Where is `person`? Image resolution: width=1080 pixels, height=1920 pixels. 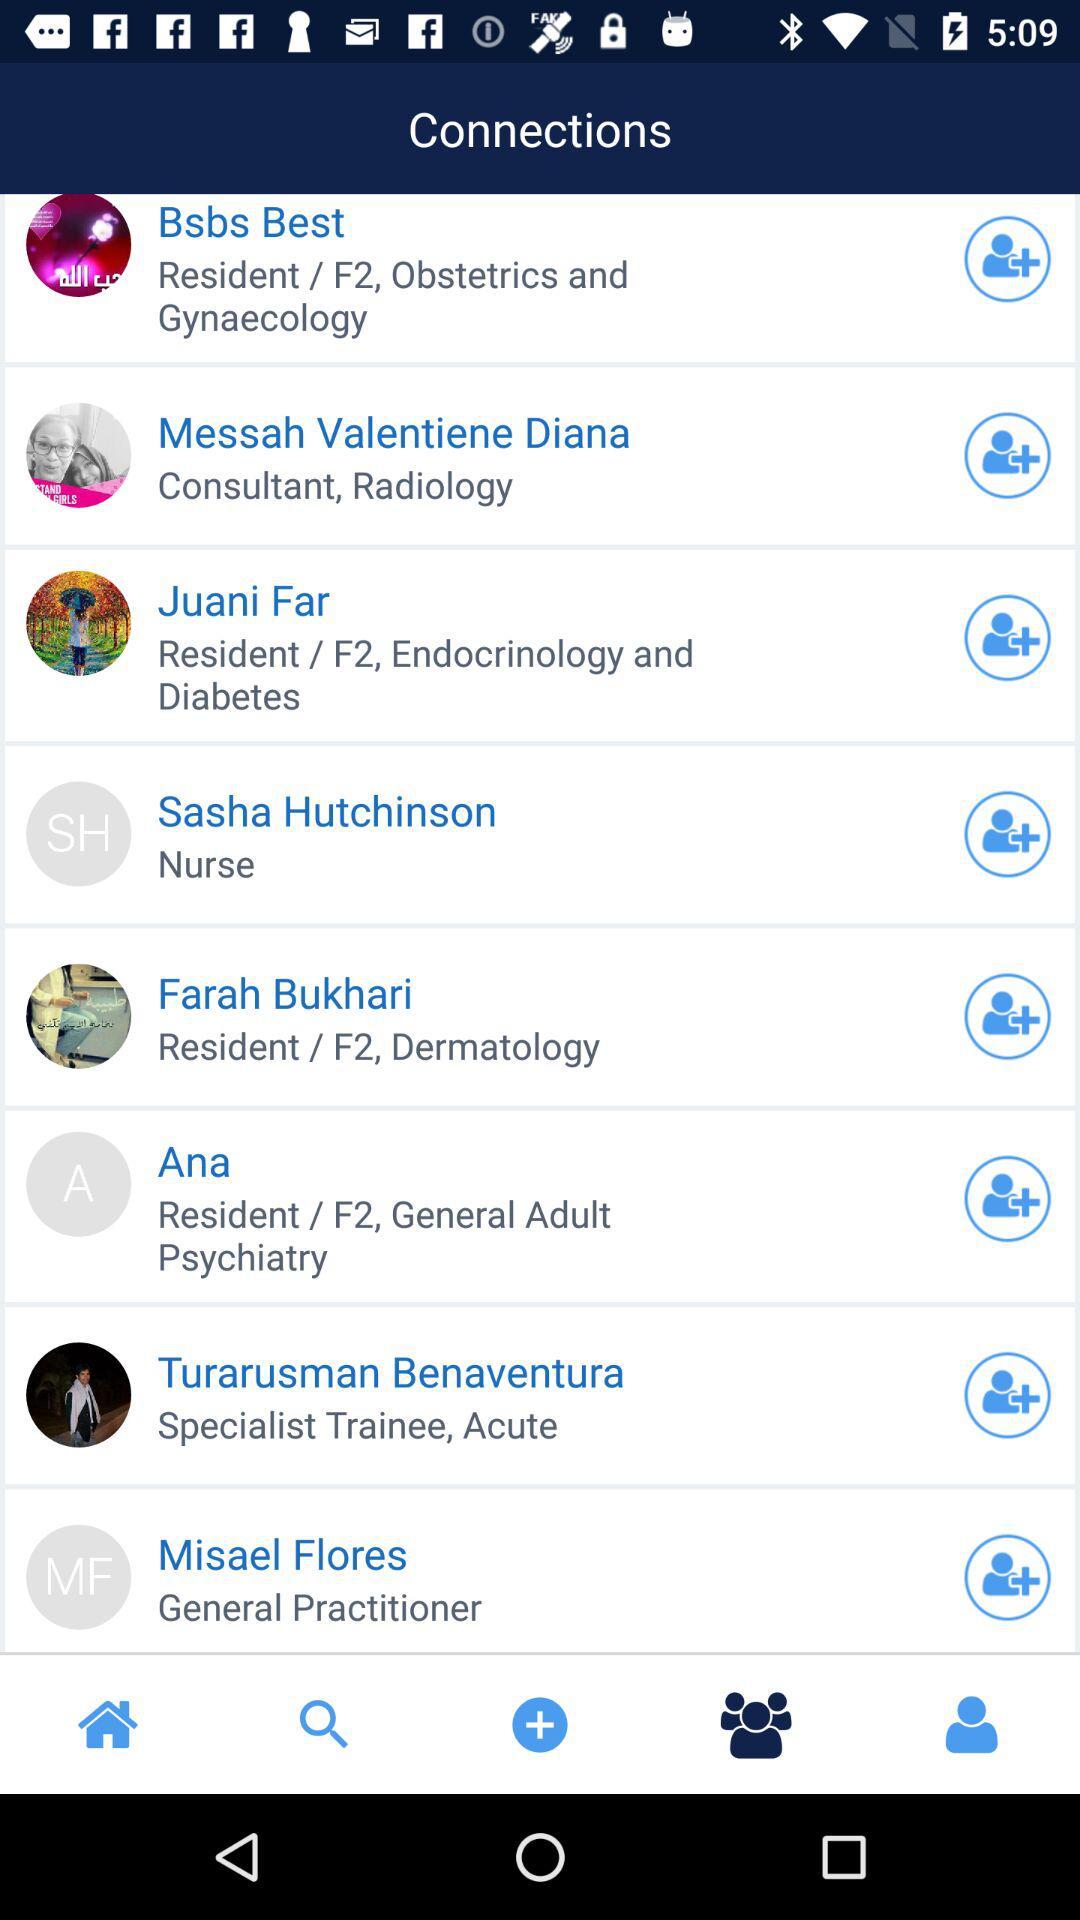
person is located at coordinates (1007, 454).